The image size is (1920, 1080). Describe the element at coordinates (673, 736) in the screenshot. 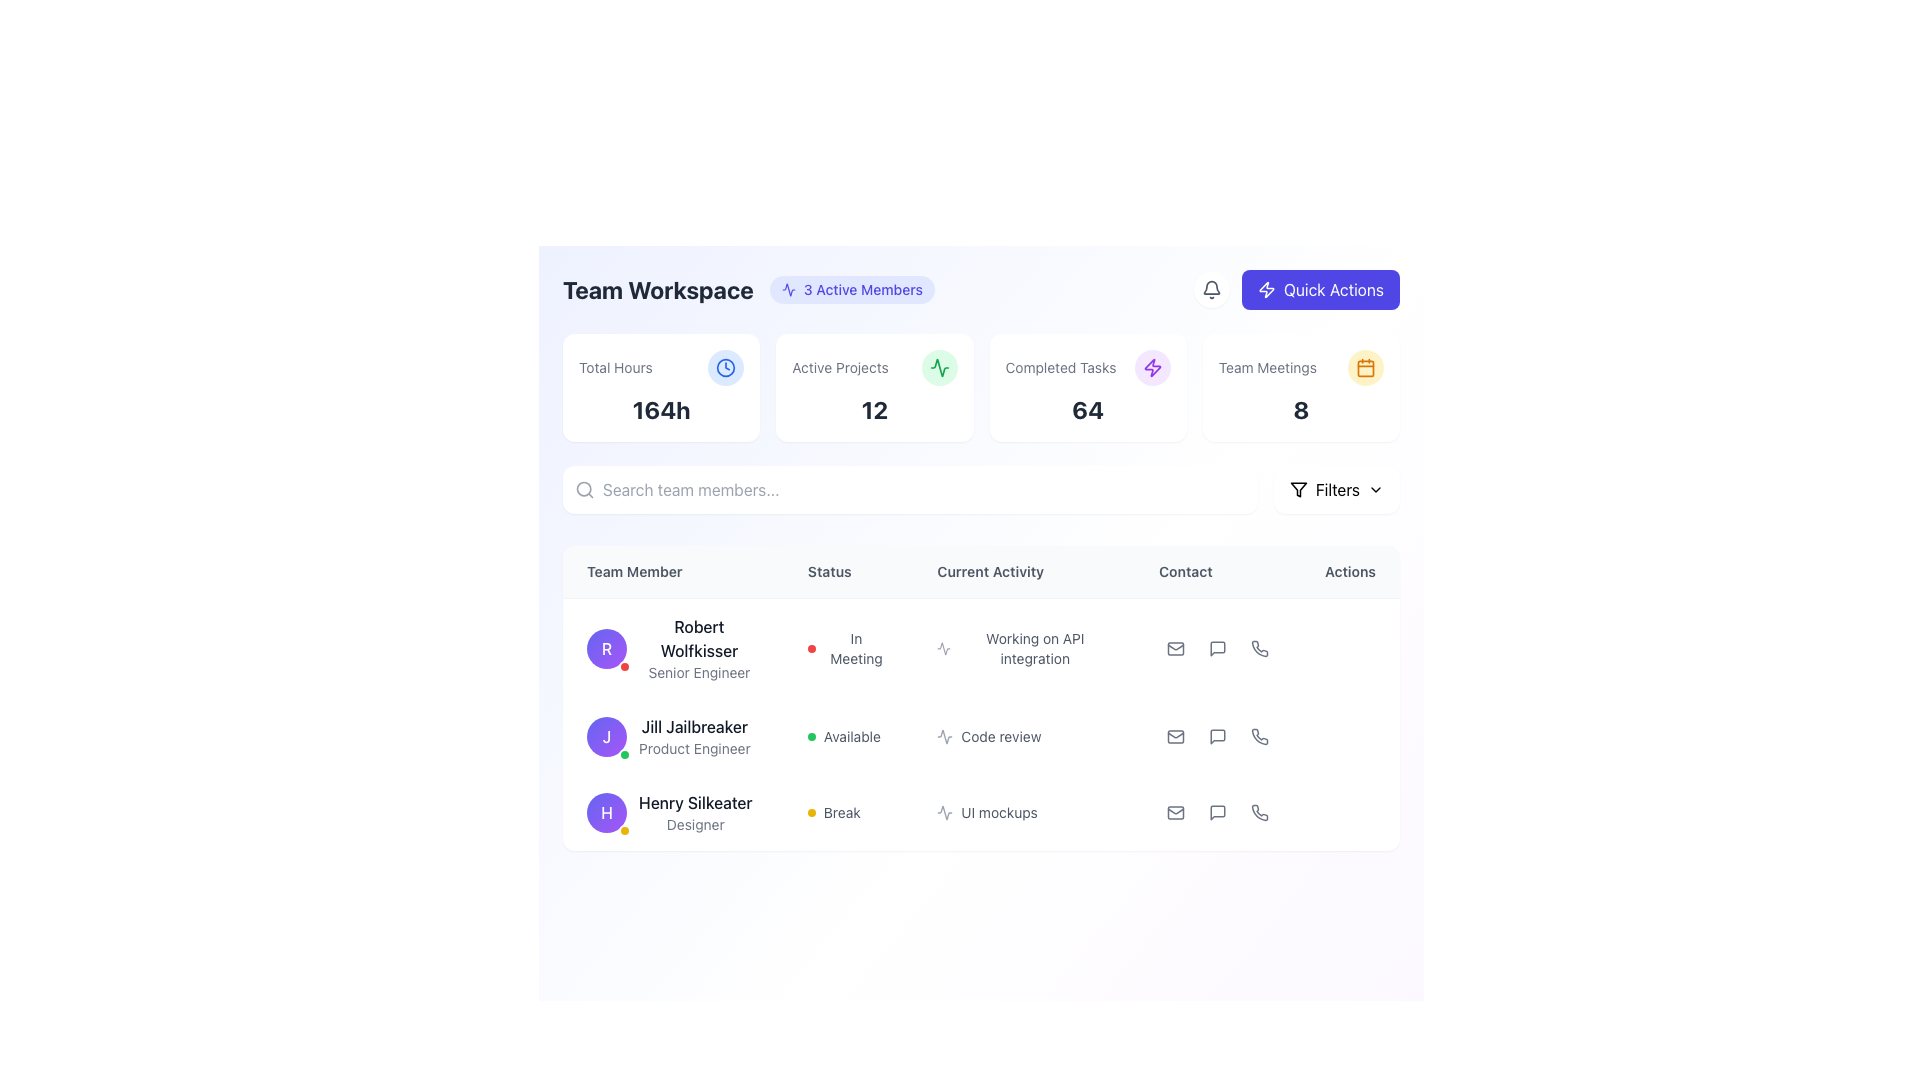

I see `displayed information for the team member profile located in the second row of the table under the 'Team Member' column, positioned between 'Robert Wolfkisser' and 'Henry Silkeater'` at that location.